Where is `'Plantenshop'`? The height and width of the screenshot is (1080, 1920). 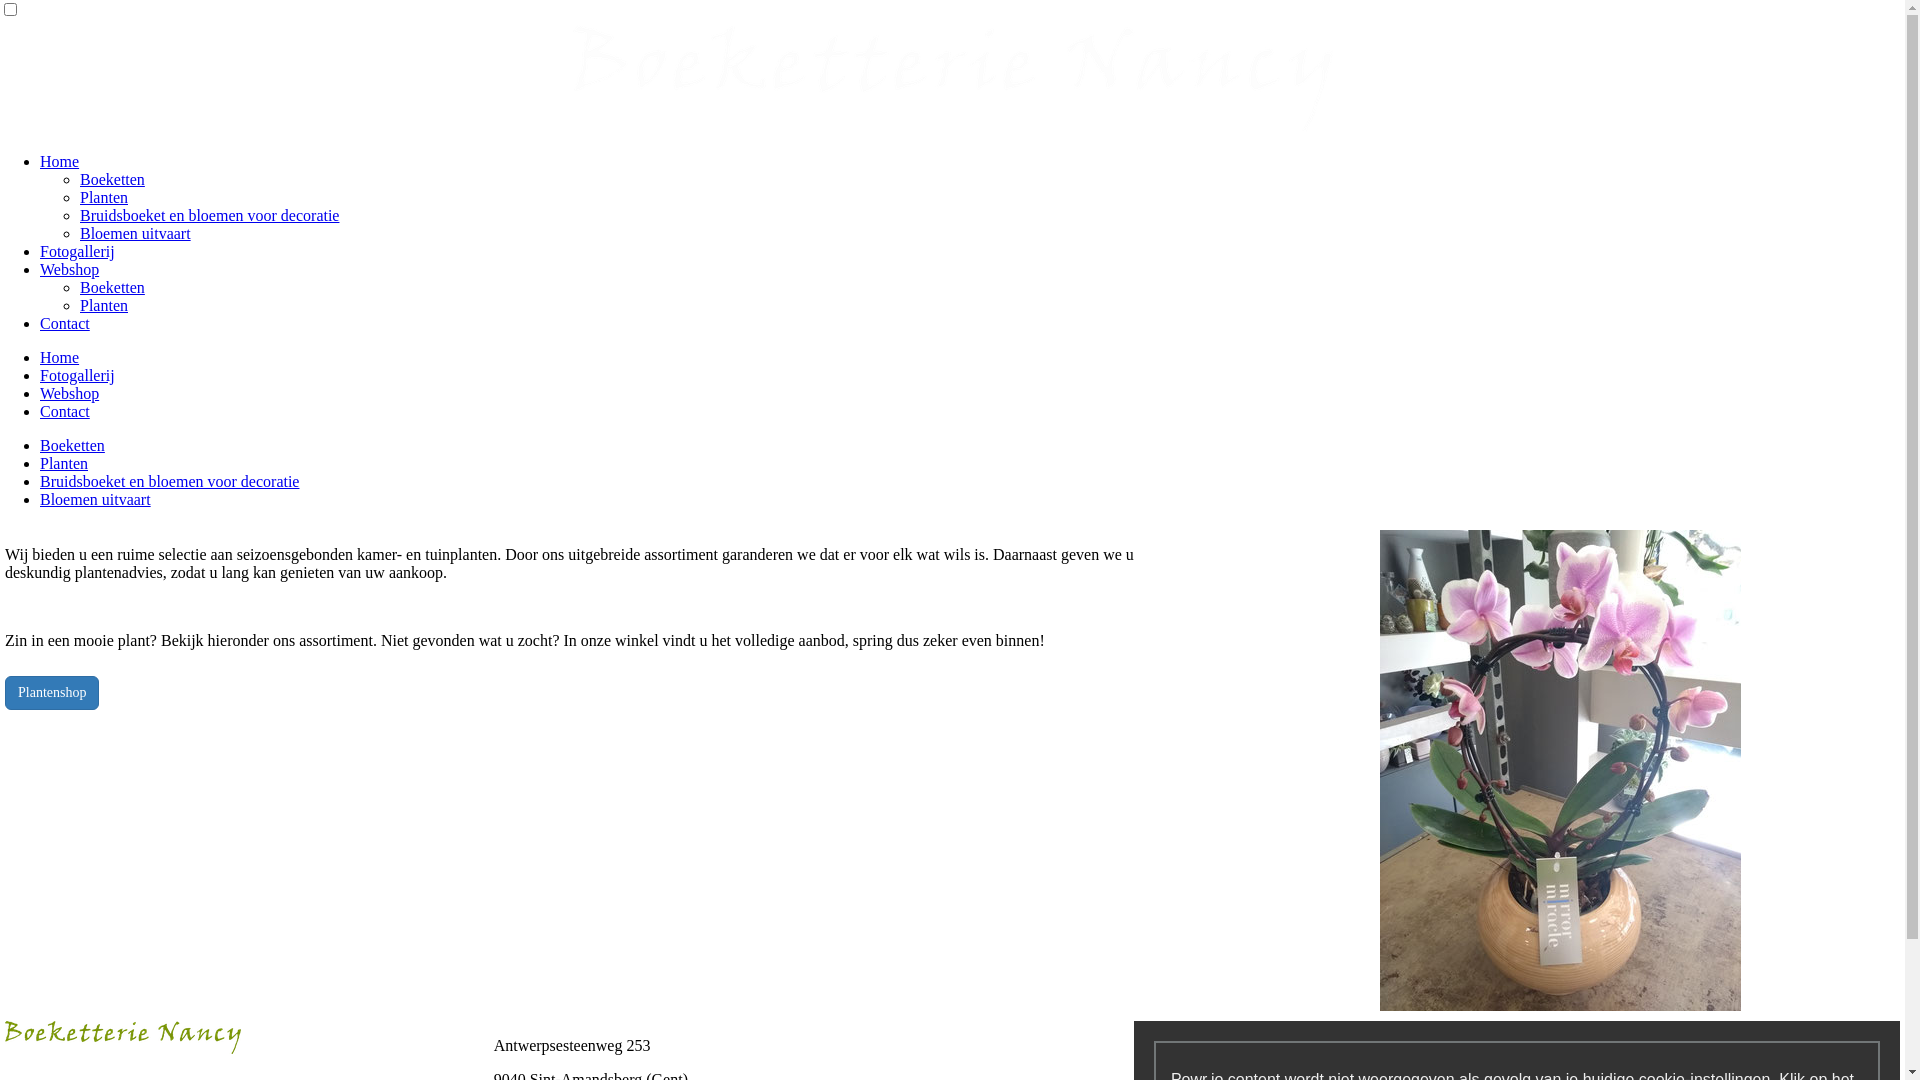
'Plantenshop' is located at coordinates (4, 692).